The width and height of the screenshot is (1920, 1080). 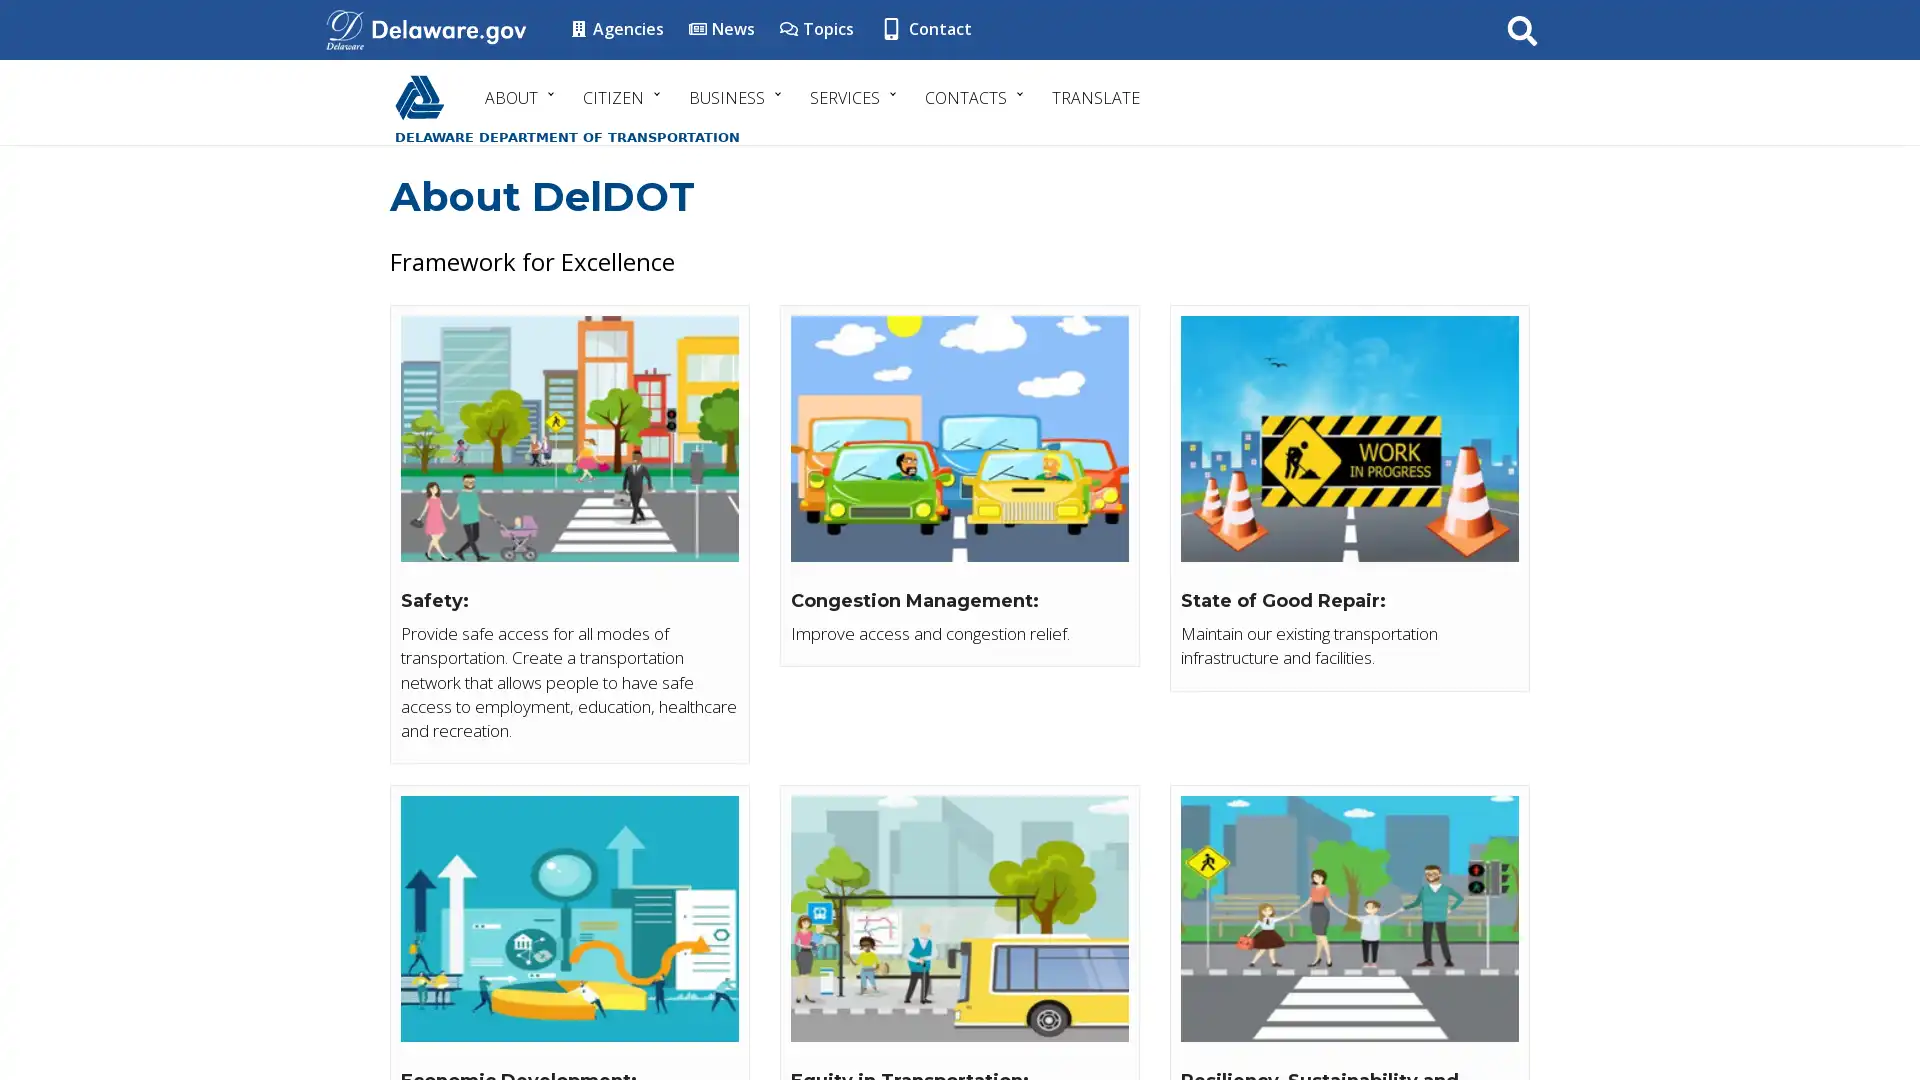 I want to click on Search, so click(x=1521, y=29).